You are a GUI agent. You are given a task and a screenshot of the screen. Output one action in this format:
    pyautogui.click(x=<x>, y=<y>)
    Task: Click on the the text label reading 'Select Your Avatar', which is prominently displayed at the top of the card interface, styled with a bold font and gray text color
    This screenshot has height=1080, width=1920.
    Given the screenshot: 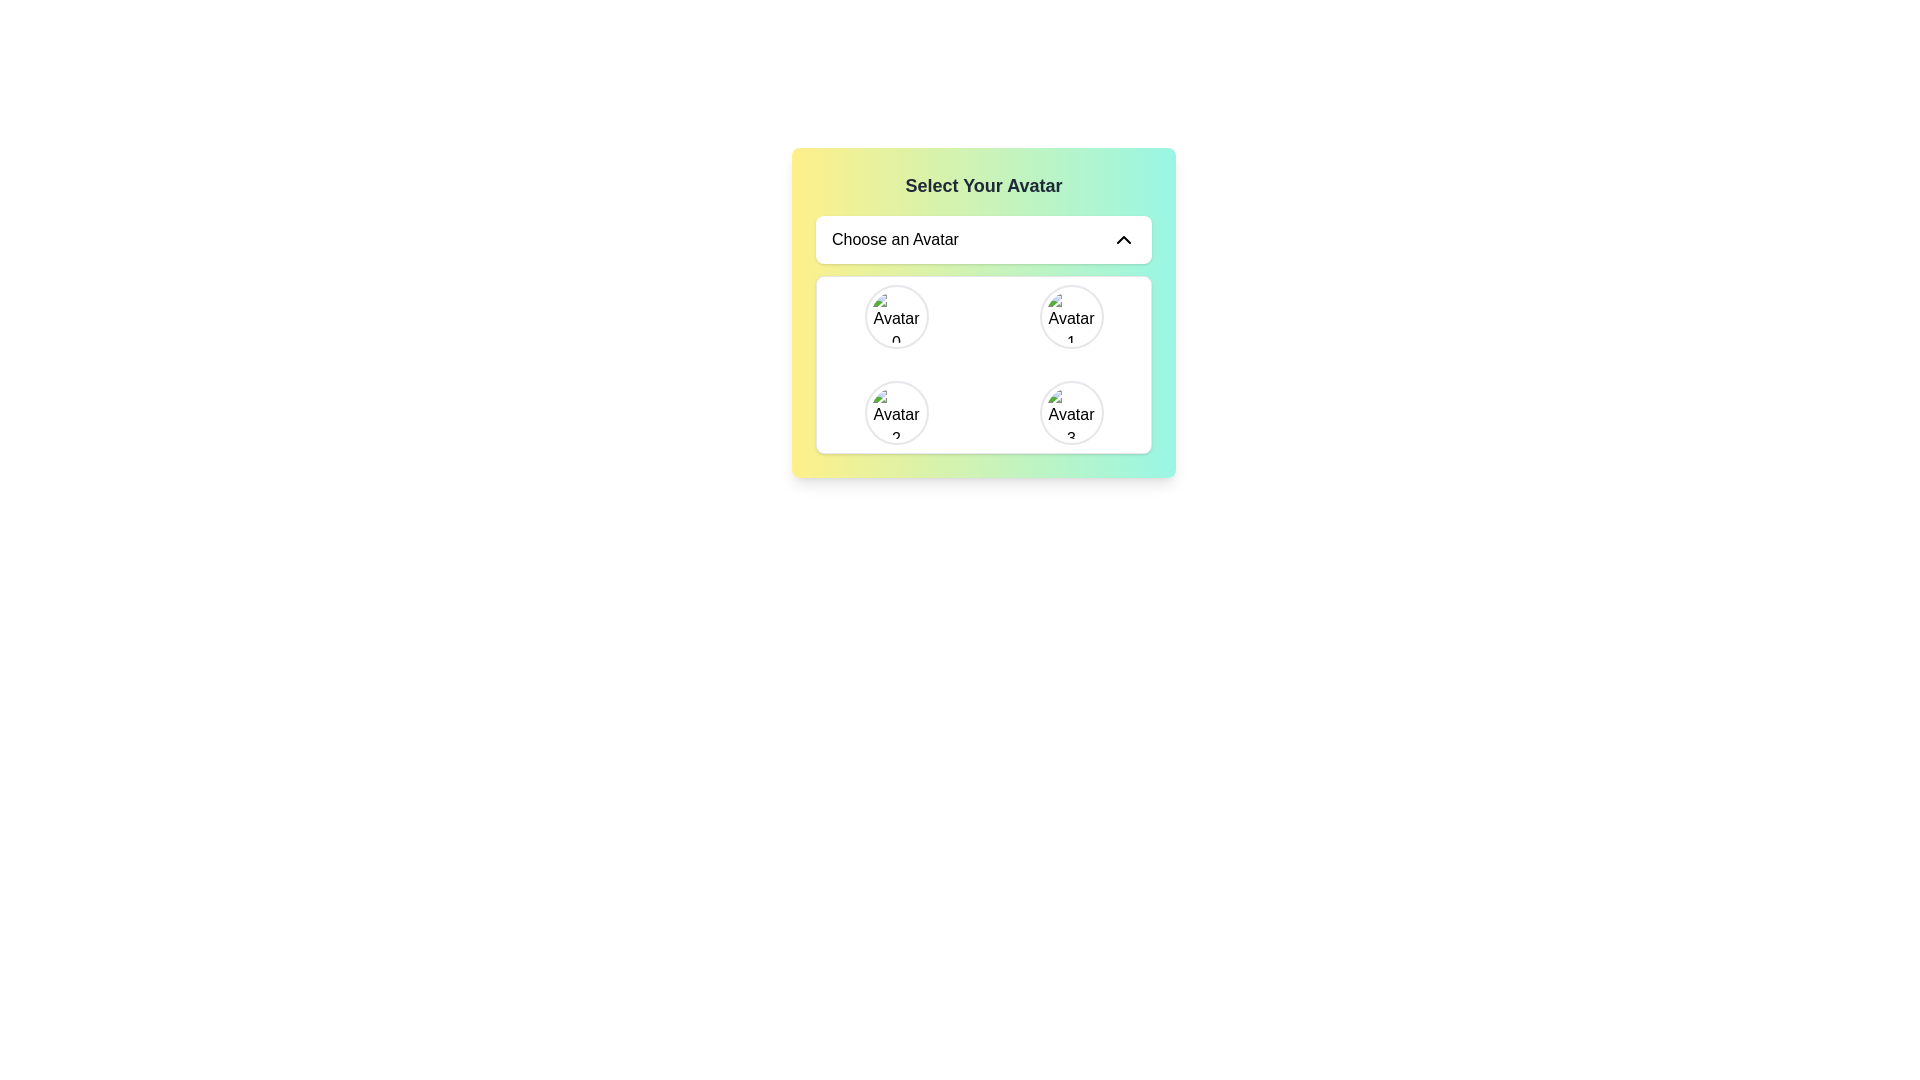 What is the action you would take?
    pyautogui.click(x=983, y=185)
    